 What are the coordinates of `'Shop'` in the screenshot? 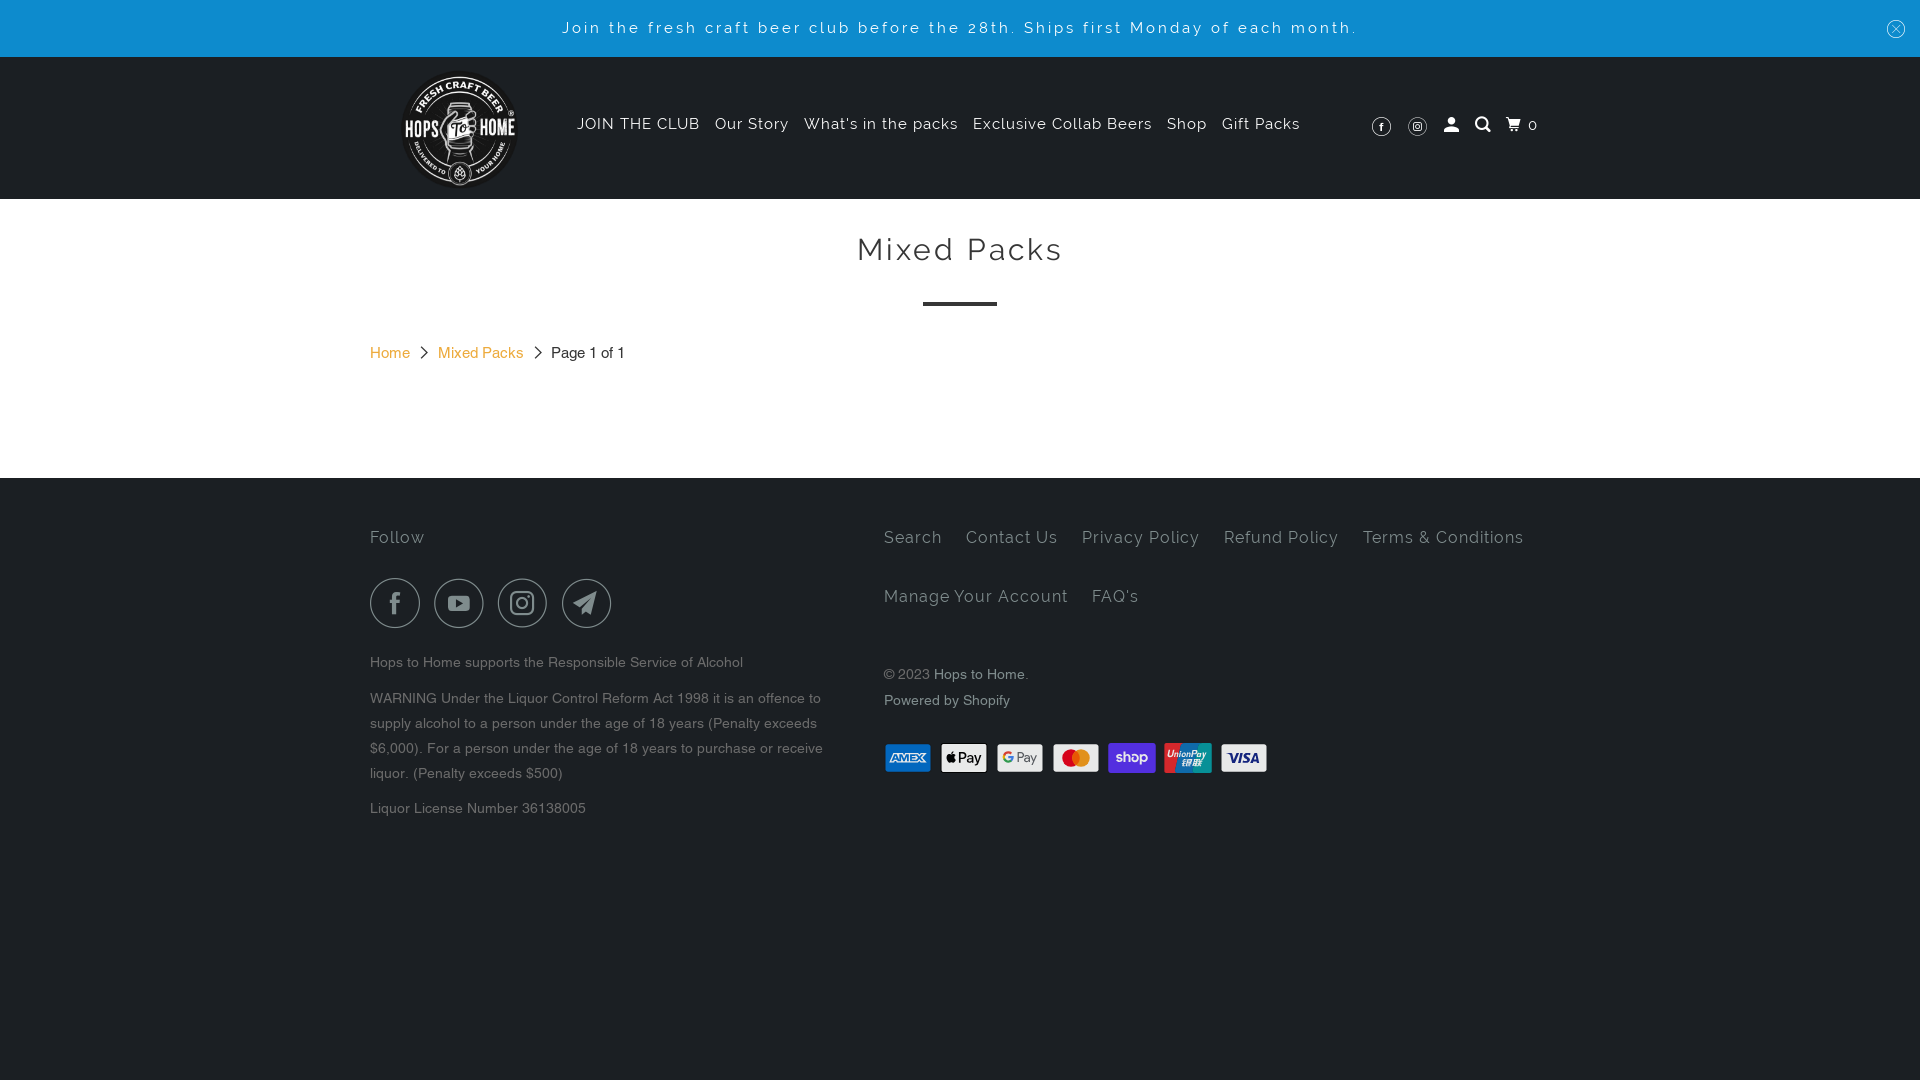 It's located at (1186, 124).